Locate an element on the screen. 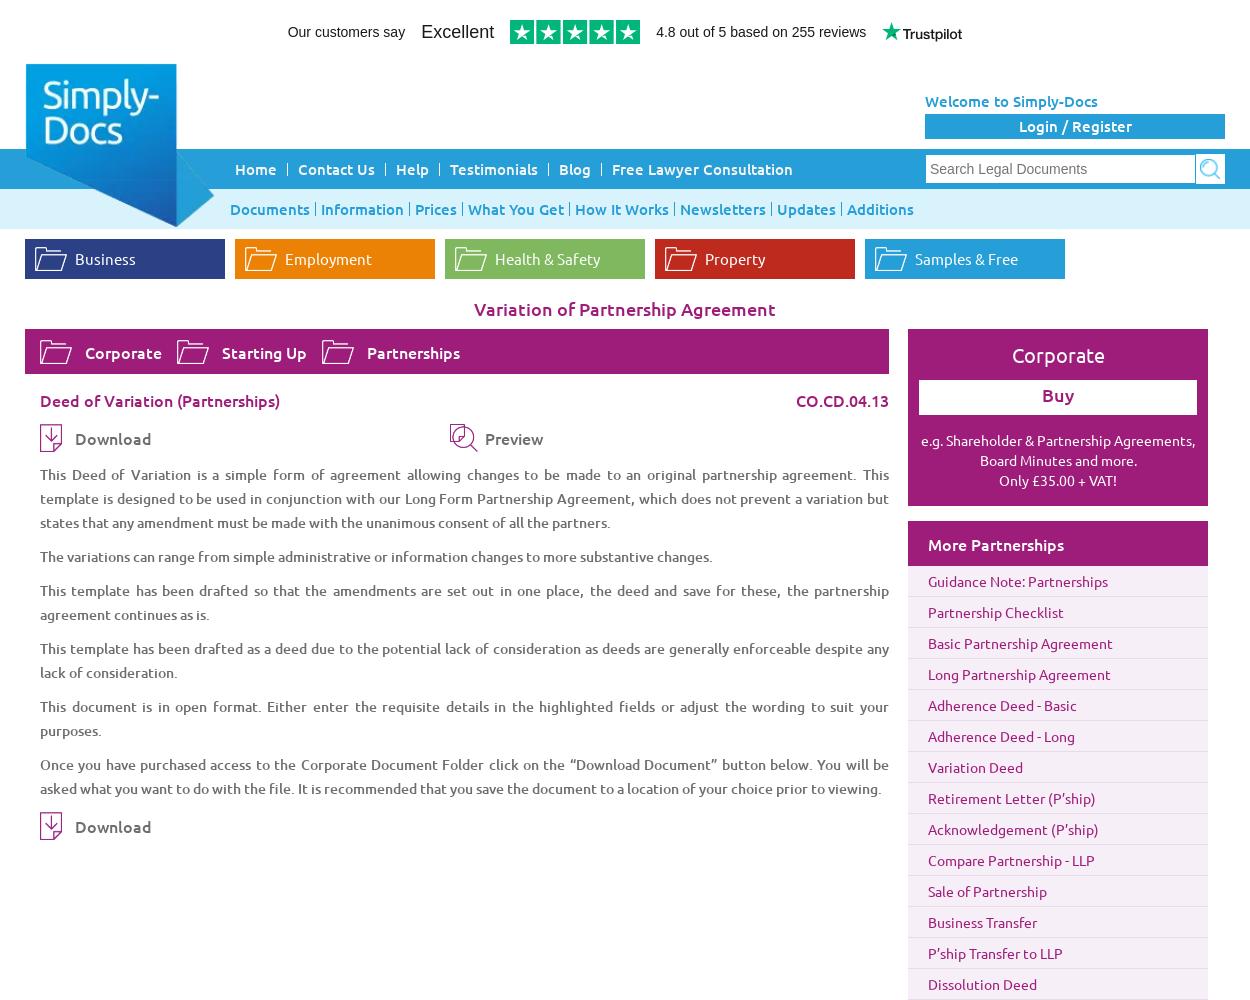  'Partnerships' is located at coordinates (413, 350).